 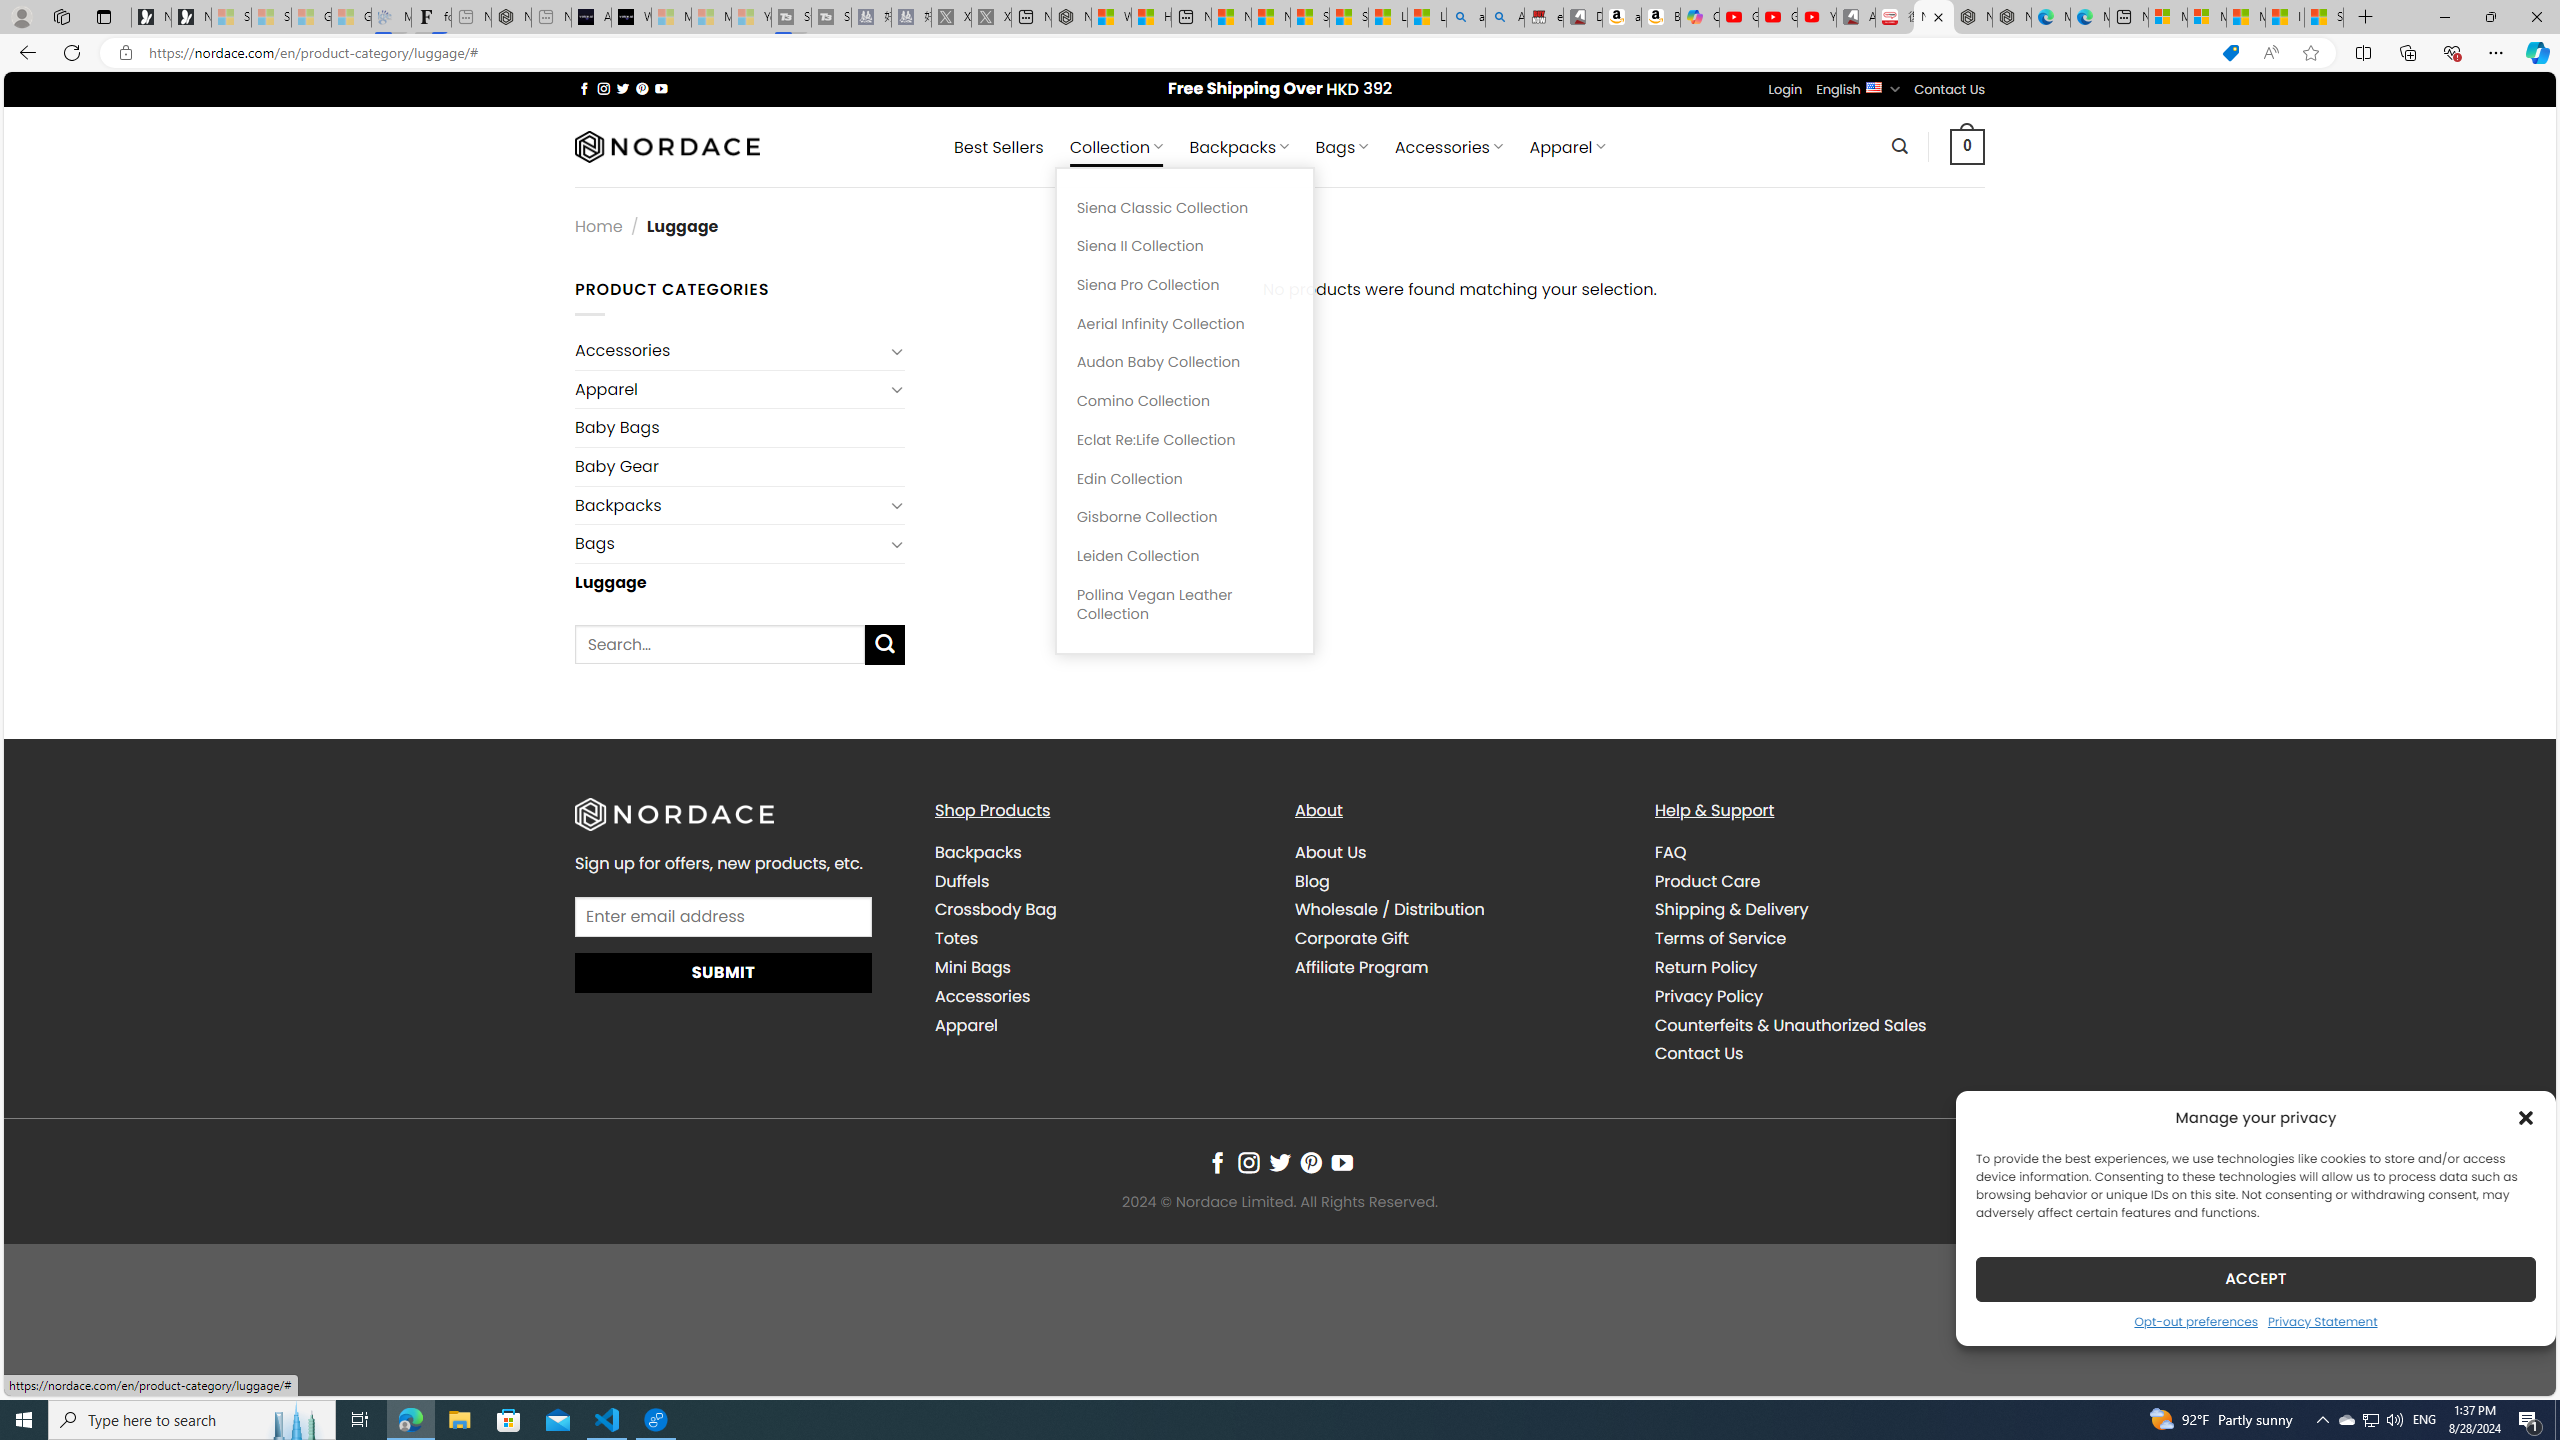 I want to click on 'Browser essentials', so click(x=2451, y=51).